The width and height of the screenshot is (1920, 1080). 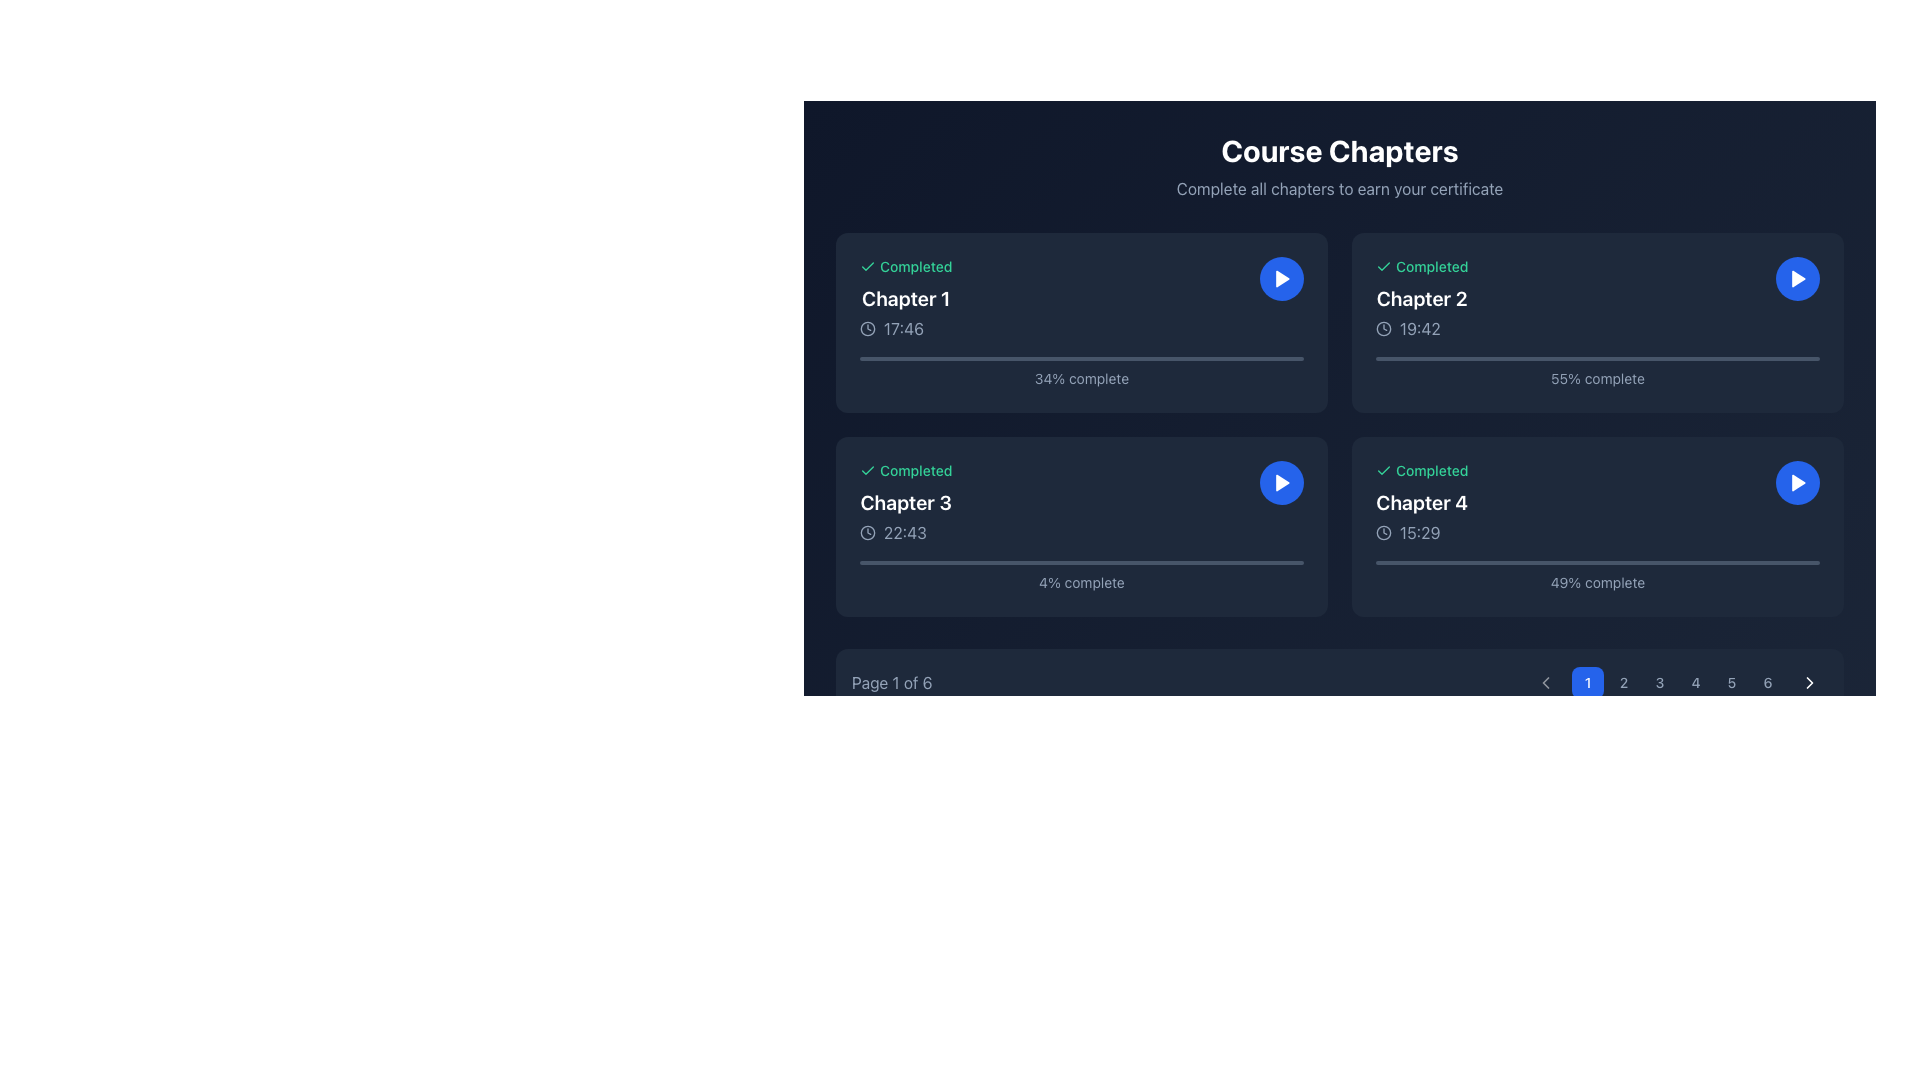 What do you see at coordinates (905, 299) in the screenshot?
I see `the static text element displaying chapter title, completion status, and duration, located in the top left corner of the course chapters section` at bounding box center [905, 299].